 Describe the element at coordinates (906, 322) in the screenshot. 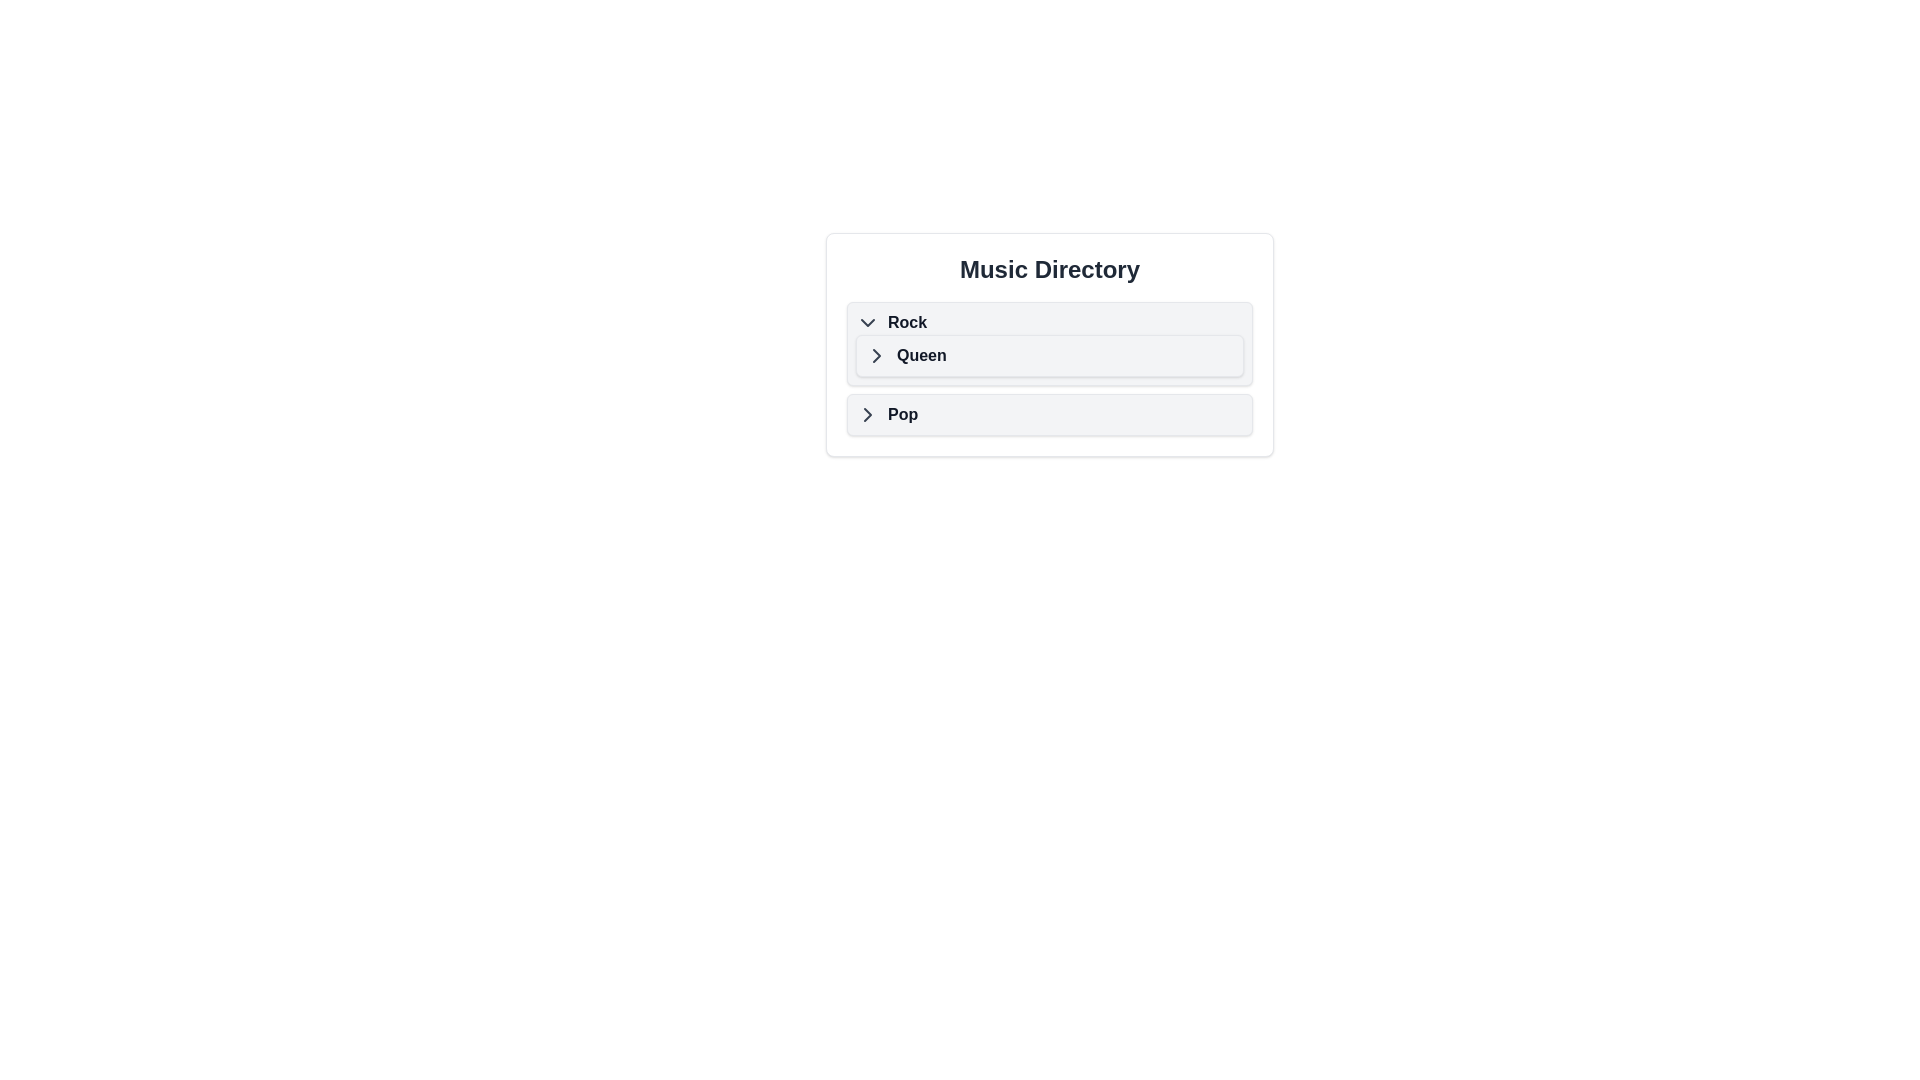

I see `the text label displaying 'Rock' in bold, dark-colored font within the 'Music Directory' interface, located to the right of the chevron-down icon` at that location.